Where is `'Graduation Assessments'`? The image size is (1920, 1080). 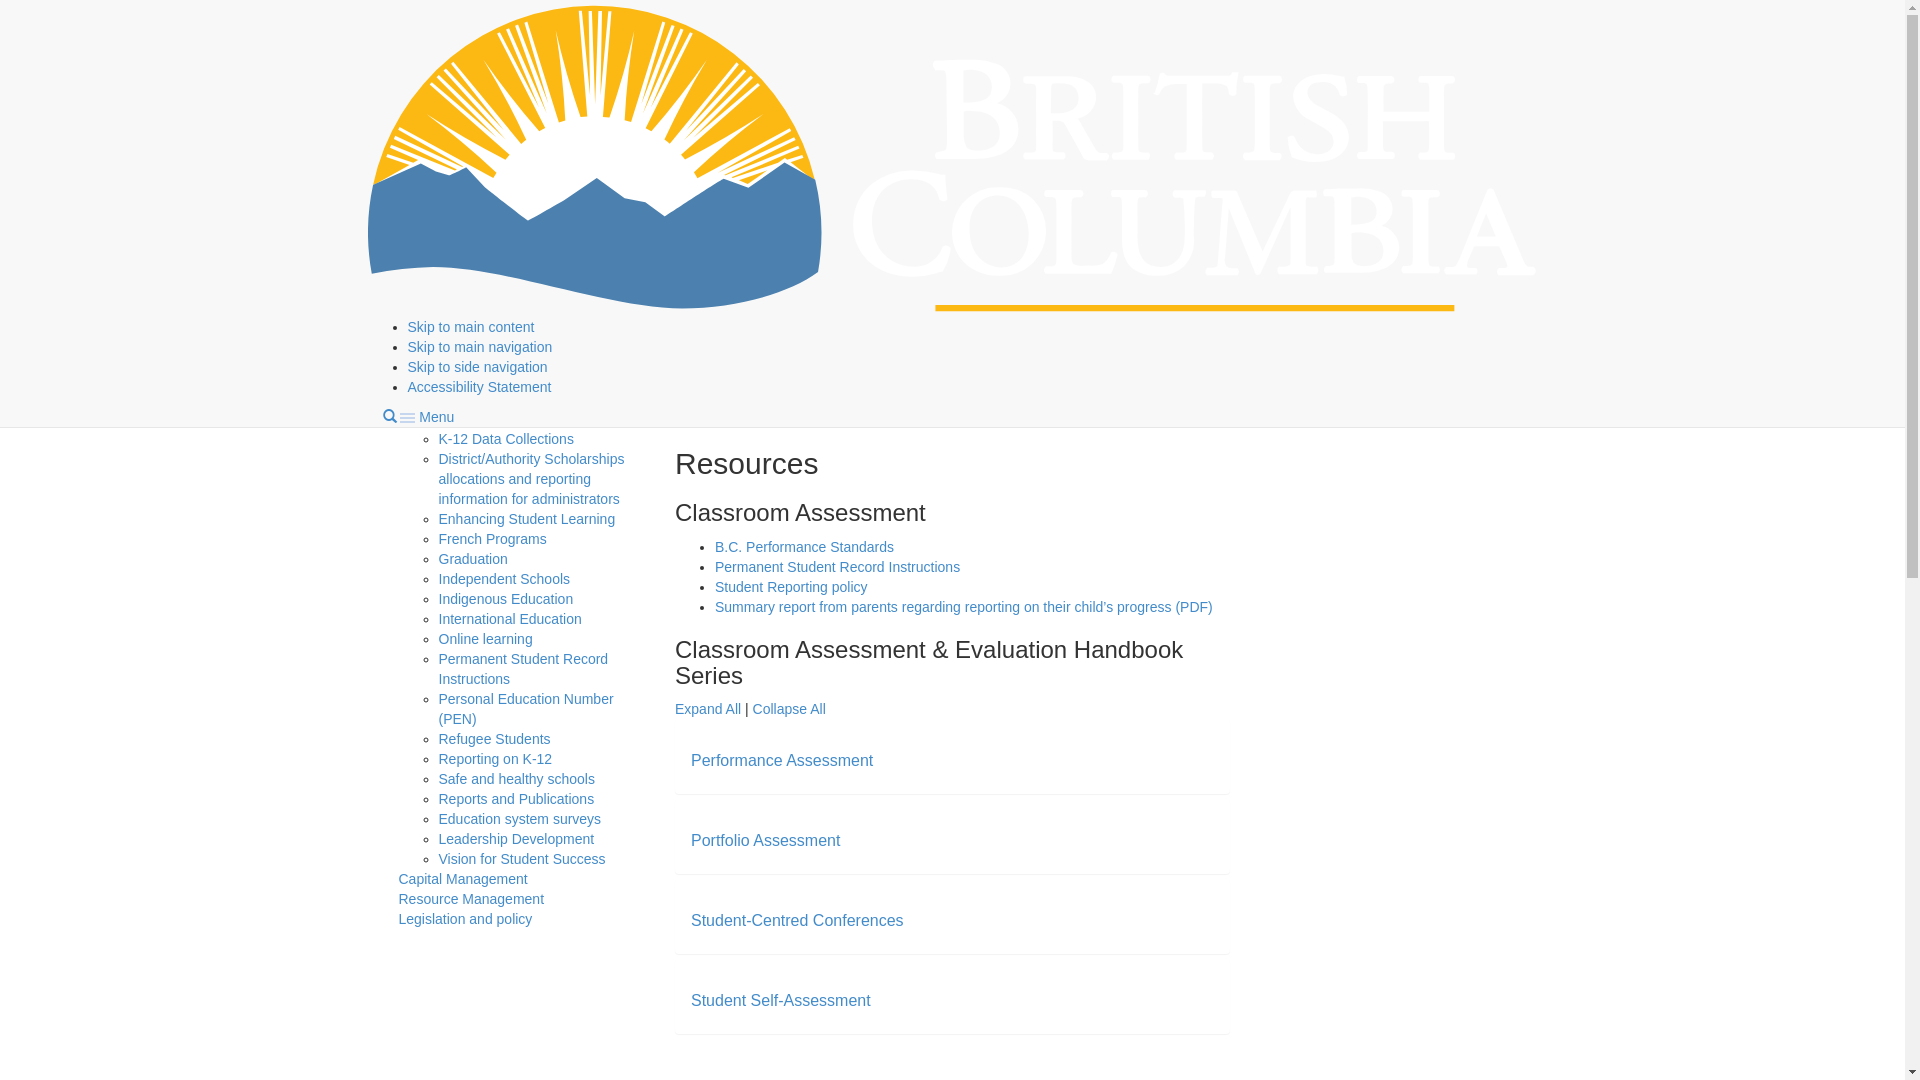
'Graduation Assessments' is located at coordinates (519, 327).